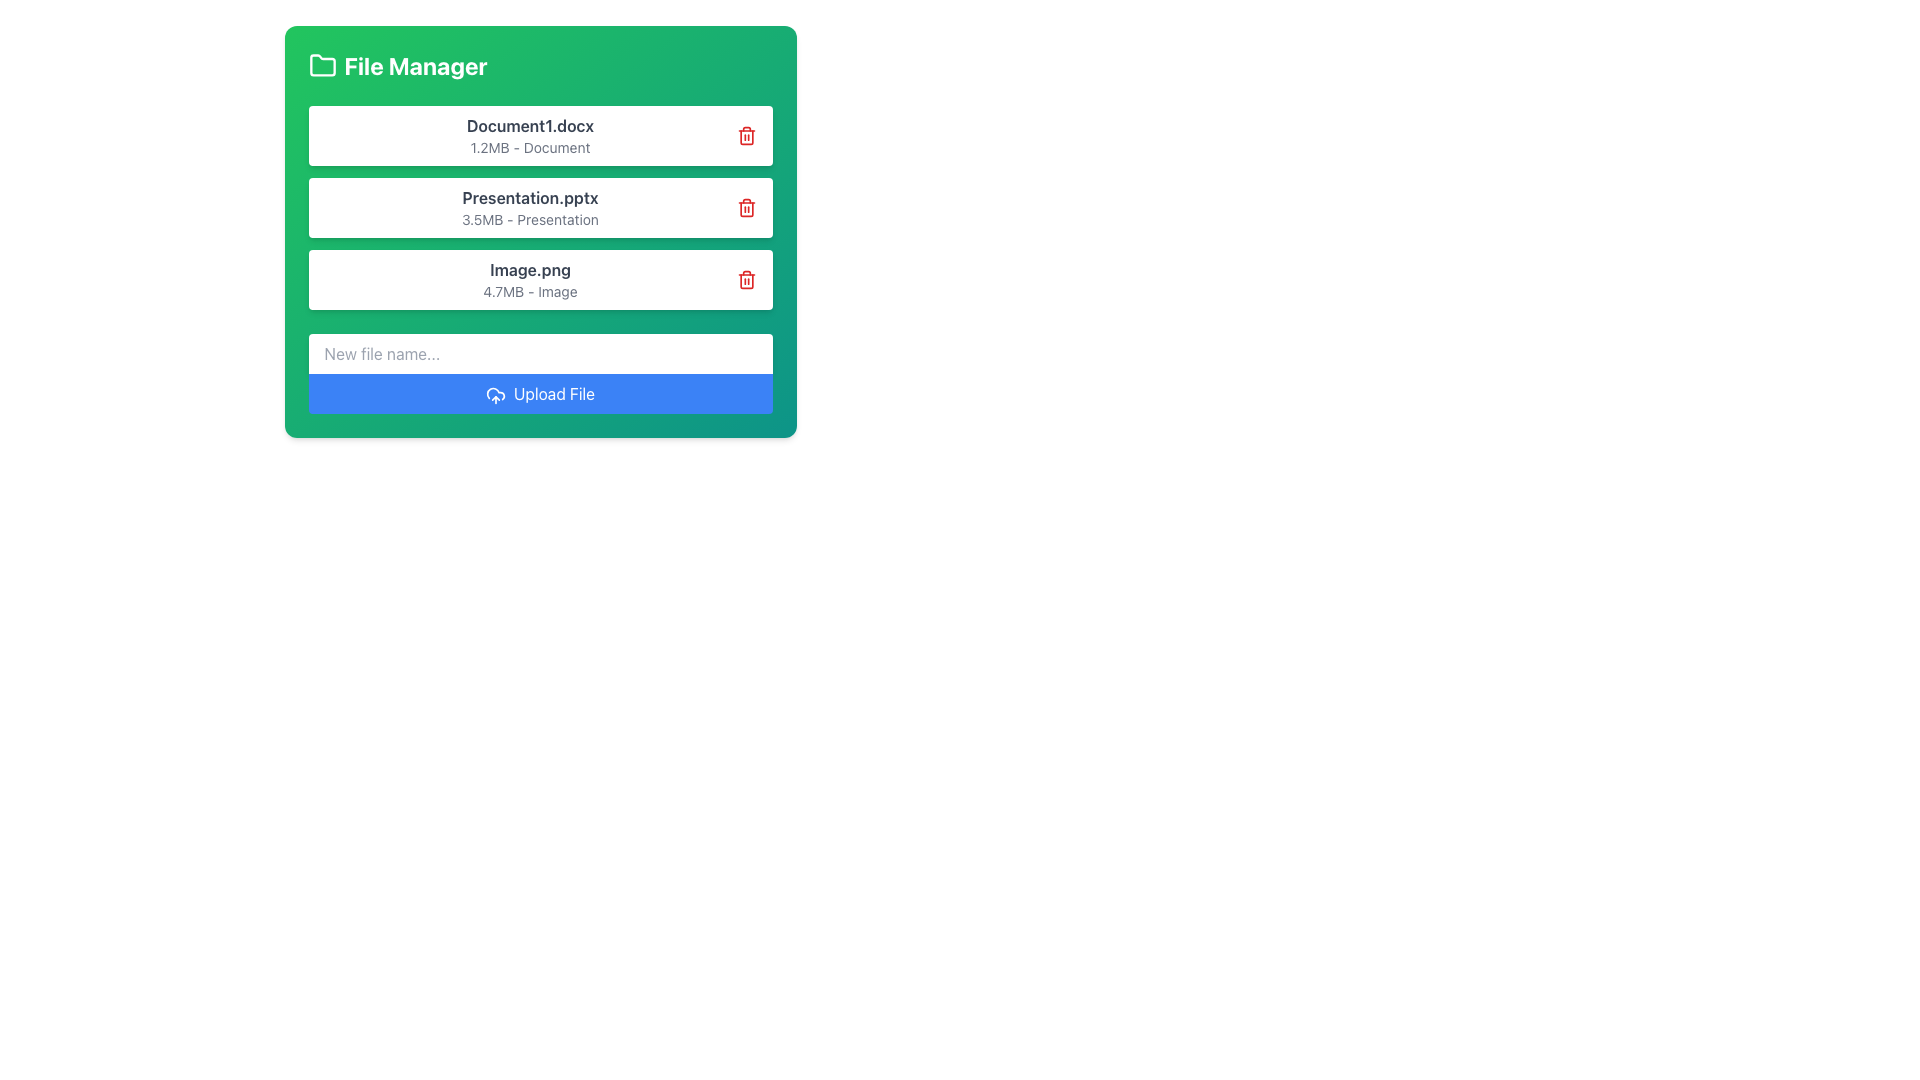  What do you see at coordinates (745, 135) in the screenshot?
I see `the delete action button represented by a trash bin icon for the first file item 'Document1.docx' located on the far right side of its entry in the file list` at bounding box center [745, 135].